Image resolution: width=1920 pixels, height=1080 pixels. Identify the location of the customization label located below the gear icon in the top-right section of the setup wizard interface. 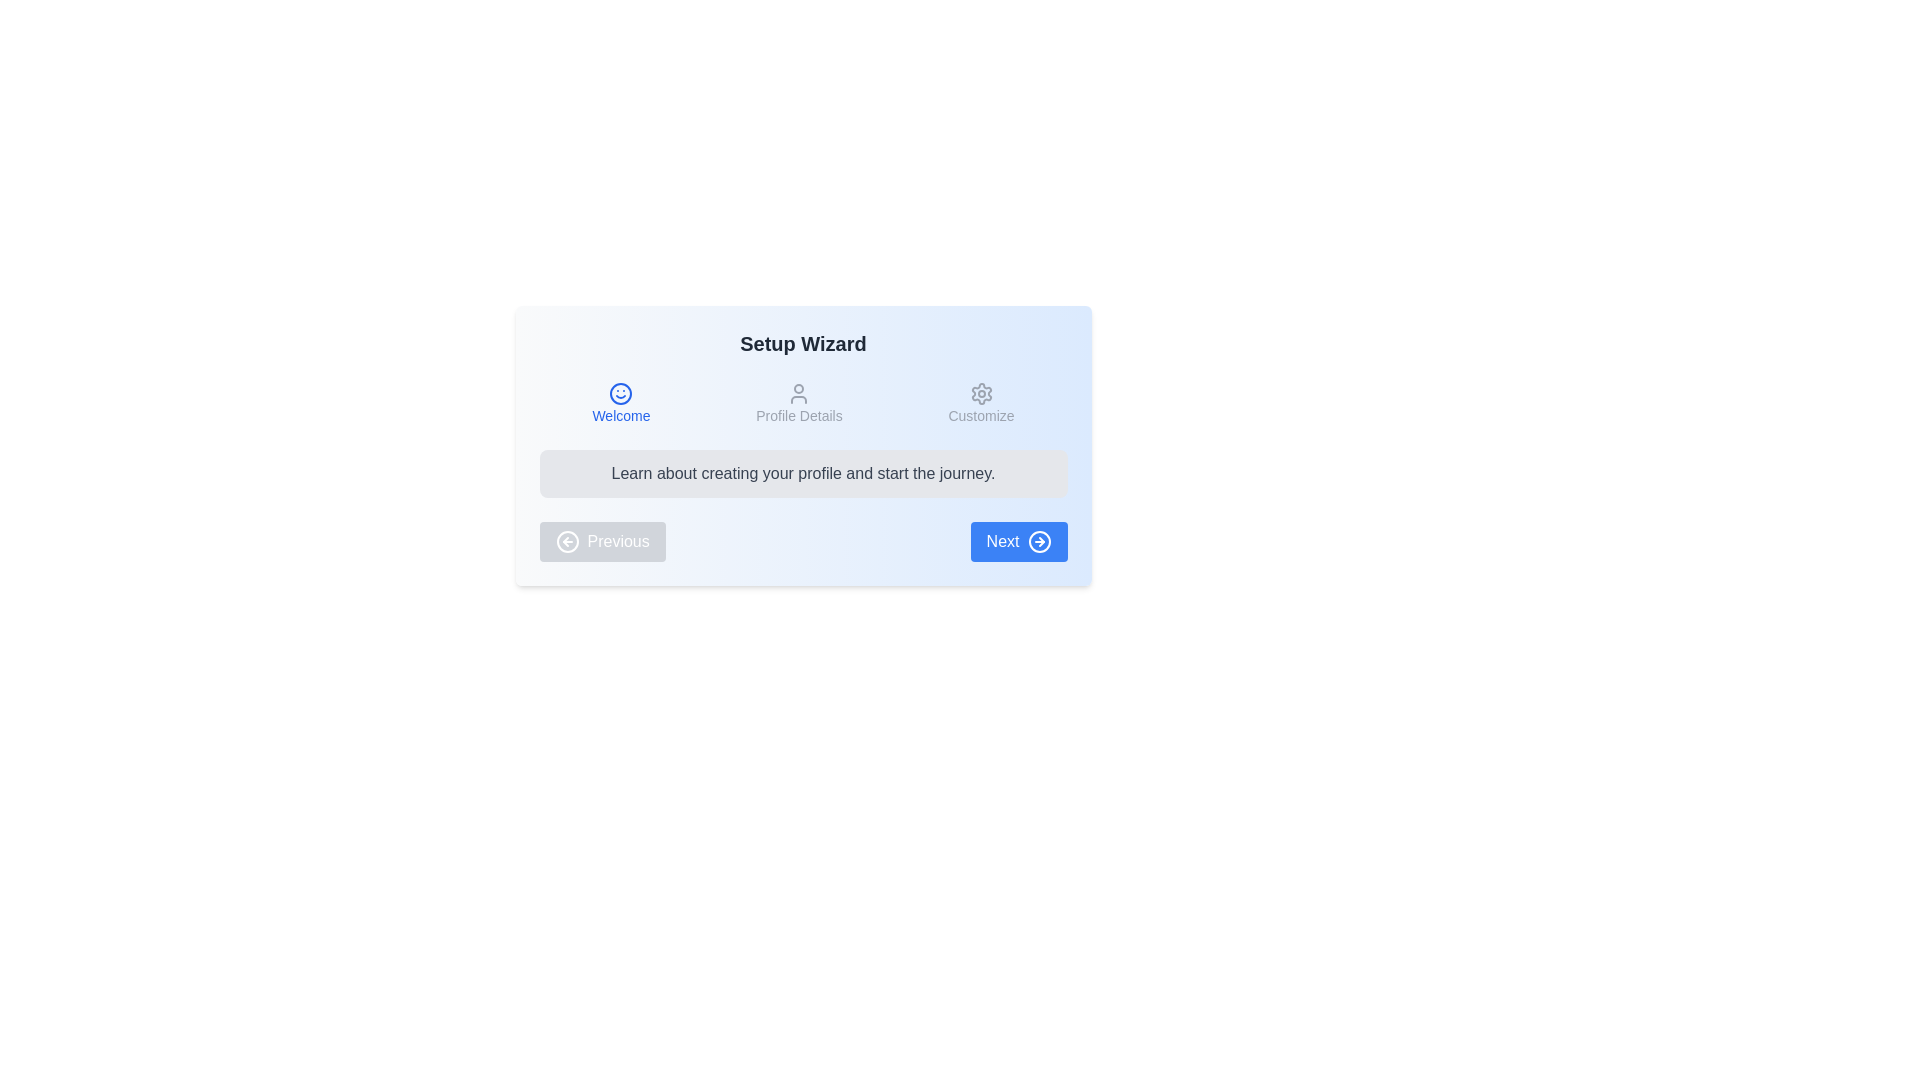
(981, 415).